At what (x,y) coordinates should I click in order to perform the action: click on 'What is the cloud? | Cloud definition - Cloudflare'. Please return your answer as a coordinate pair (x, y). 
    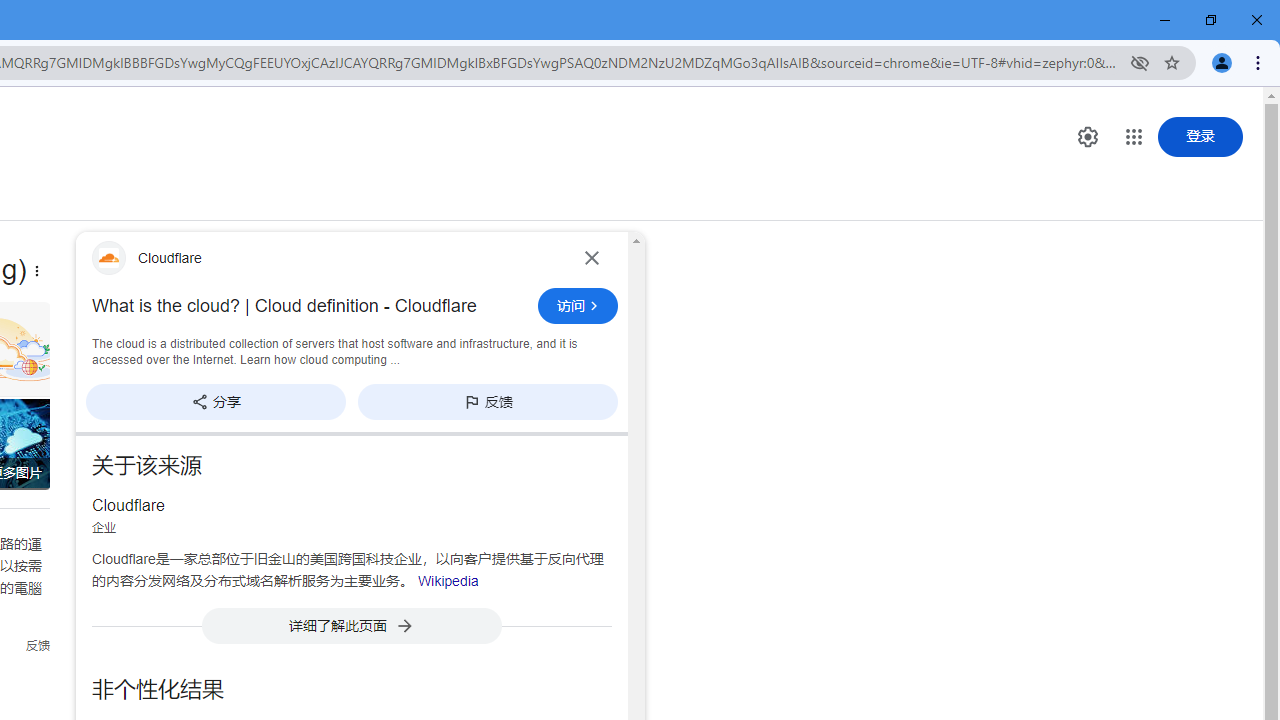
    Looking at the image, I should click on (308, 306).